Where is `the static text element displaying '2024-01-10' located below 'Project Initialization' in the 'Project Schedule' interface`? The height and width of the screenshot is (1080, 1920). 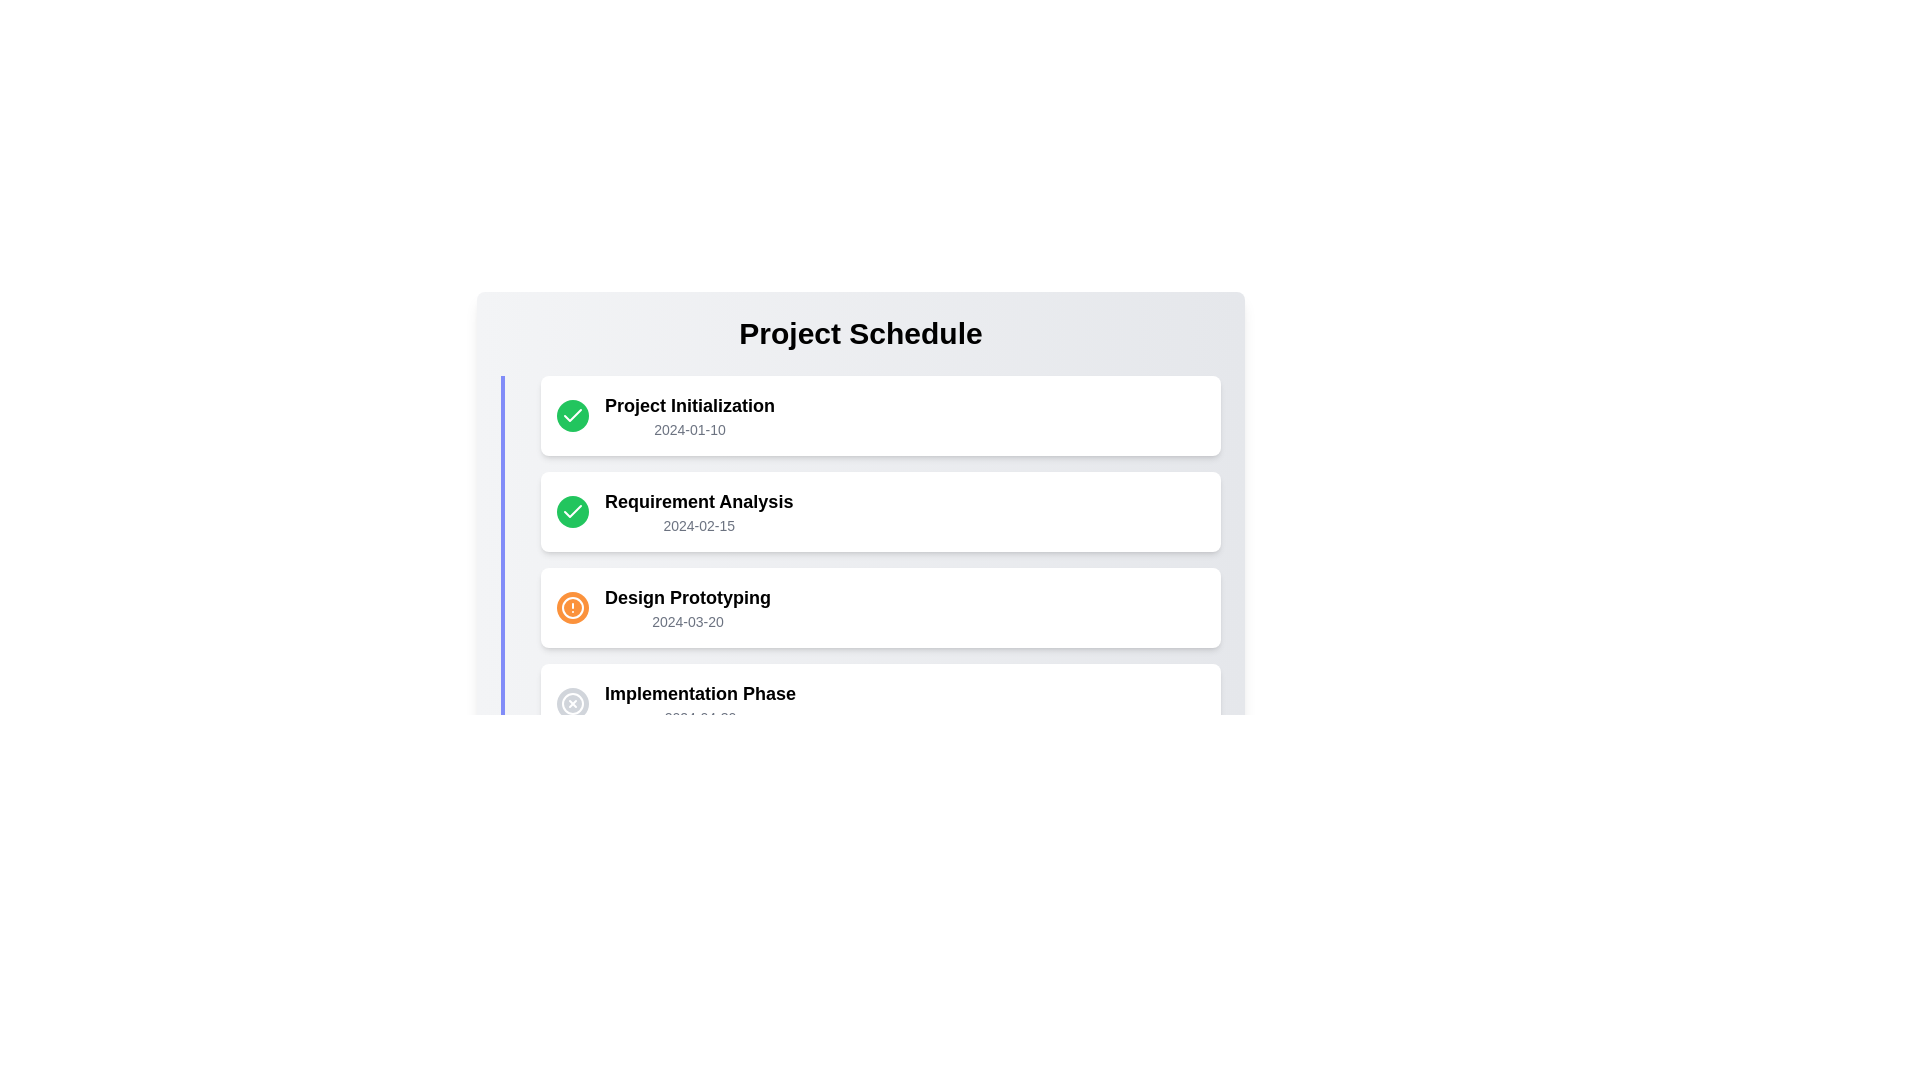 the static text element displaying '2024-01-10' located below 'Project Initialization' in the 'Project Schedule' interface is located at coordinates (690, 428).